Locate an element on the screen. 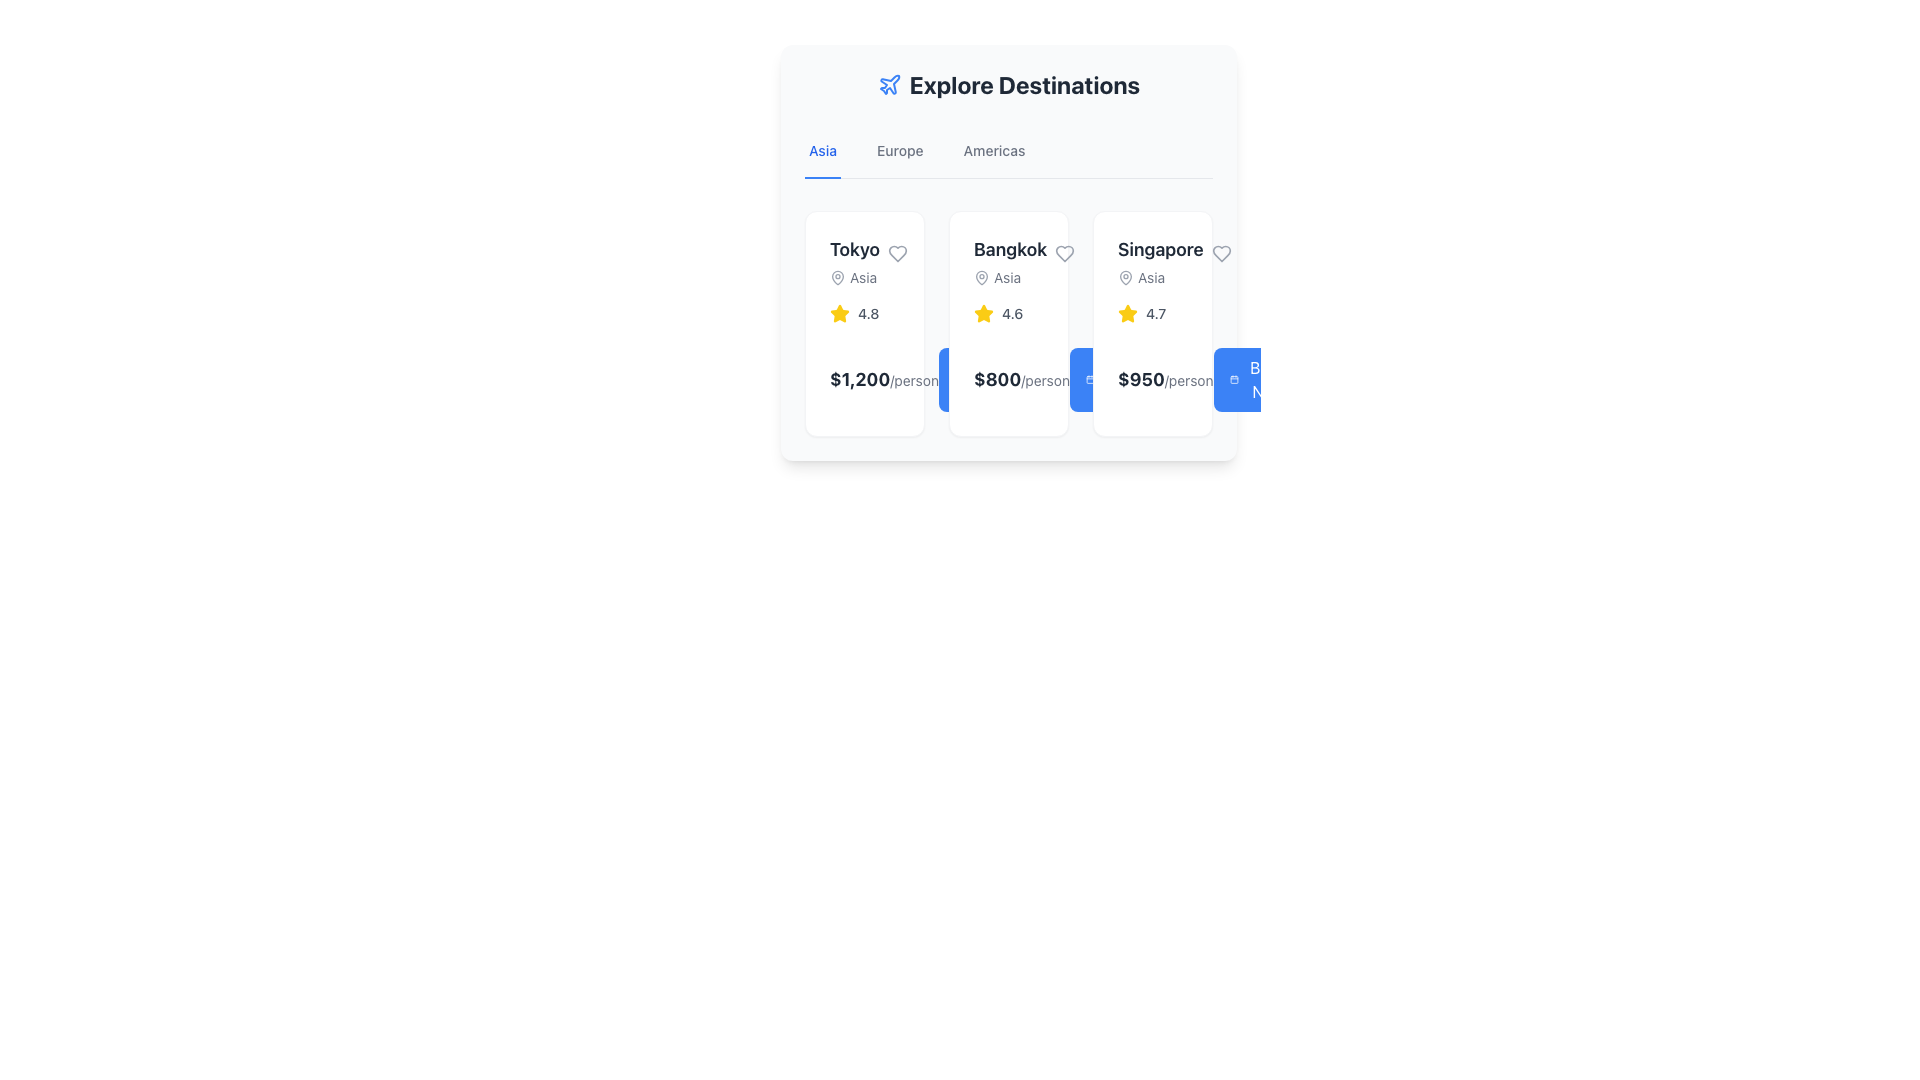 Image resolution: width=1920 pixels, height=1080 pixels. text label indicating the geographical region 'Asia', located in the bottom section of the third card from the left, below the 'Singapore' label is located at coordinates (1160, 277).